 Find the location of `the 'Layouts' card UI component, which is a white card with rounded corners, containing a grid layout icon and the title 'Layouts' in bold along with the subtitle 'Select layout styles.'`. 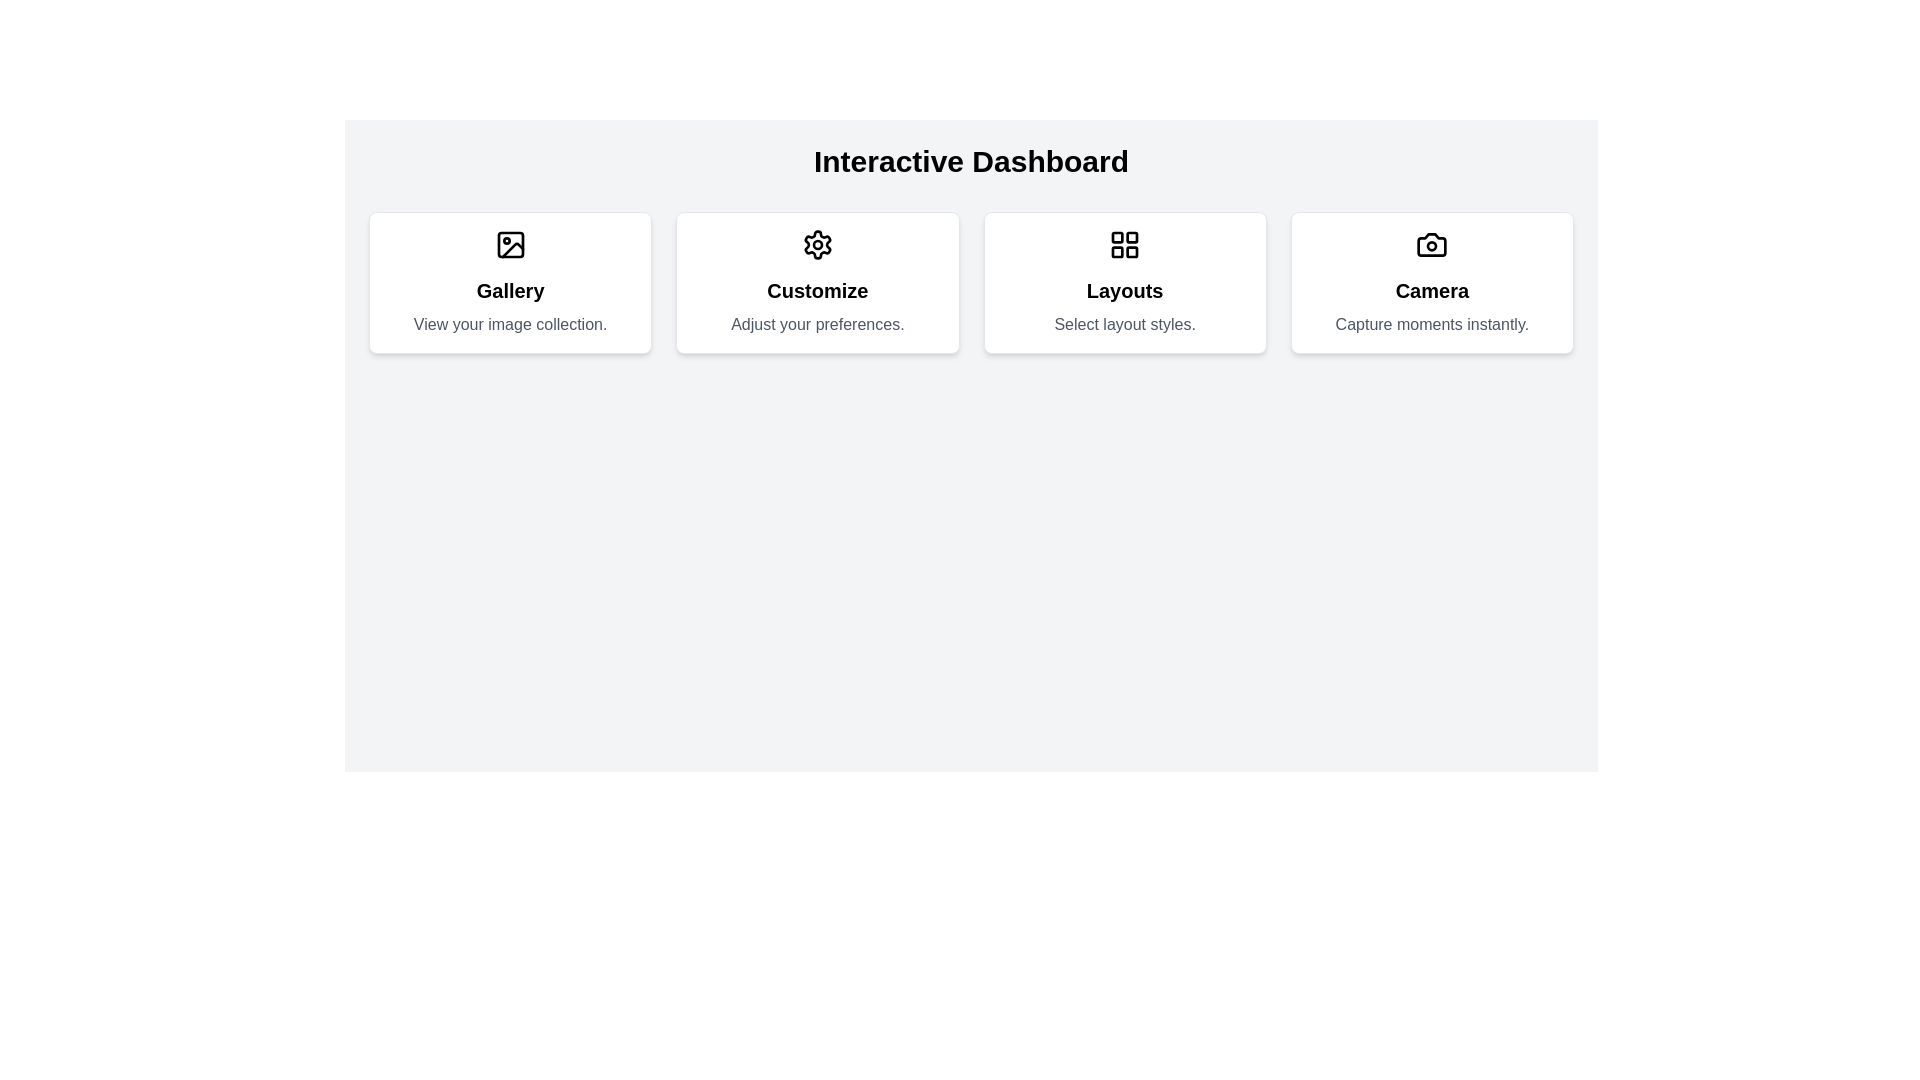

the 'Layouts' card UI component, which is a white card with rounded corners, containing a grid layout icon and the title 'Layouts' in bold along with the subtitle 'Select layout styles.' is located at coordinates (1124, 282).